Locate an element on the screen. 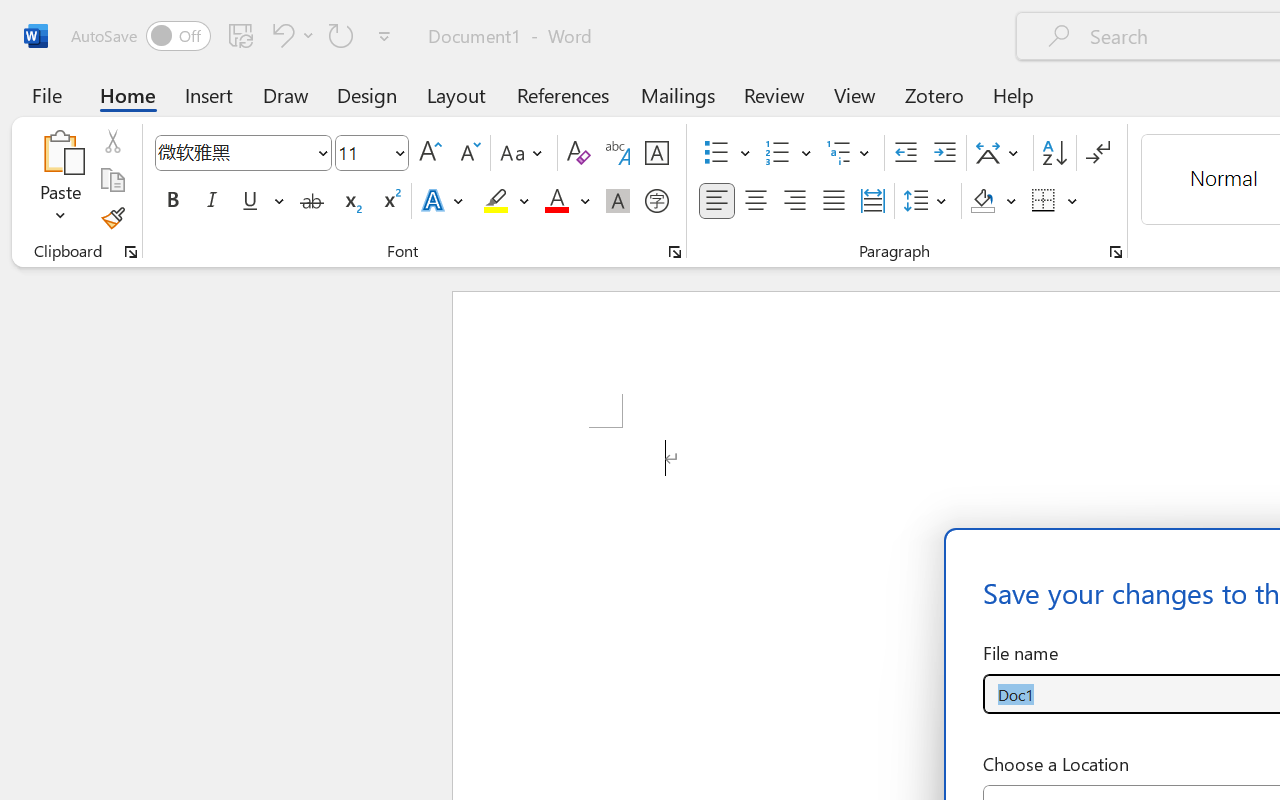 The width and height of the screenshot is (1280, 800). 'Font Color Red' is located at coordinates (556, 201).